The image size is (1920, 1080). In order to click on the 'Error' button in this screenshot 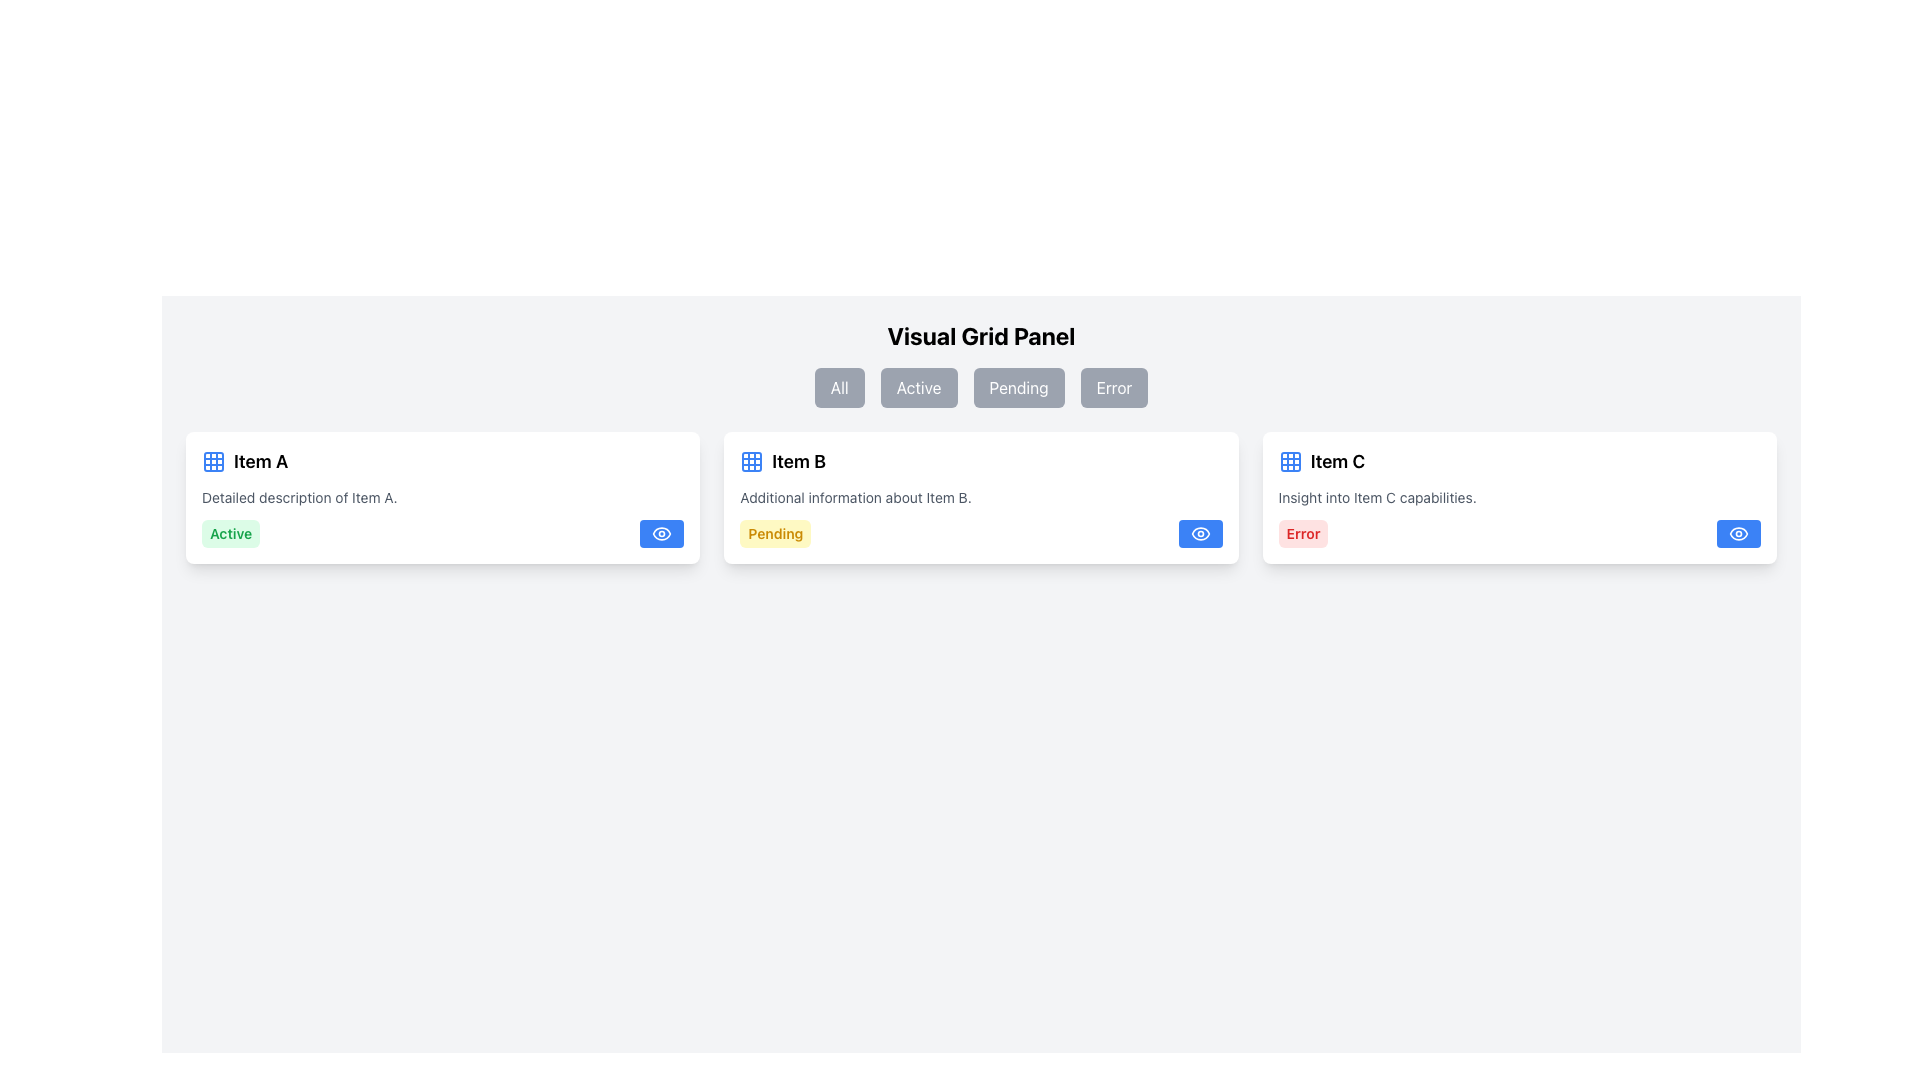, I will do `click(1113, 388)`.